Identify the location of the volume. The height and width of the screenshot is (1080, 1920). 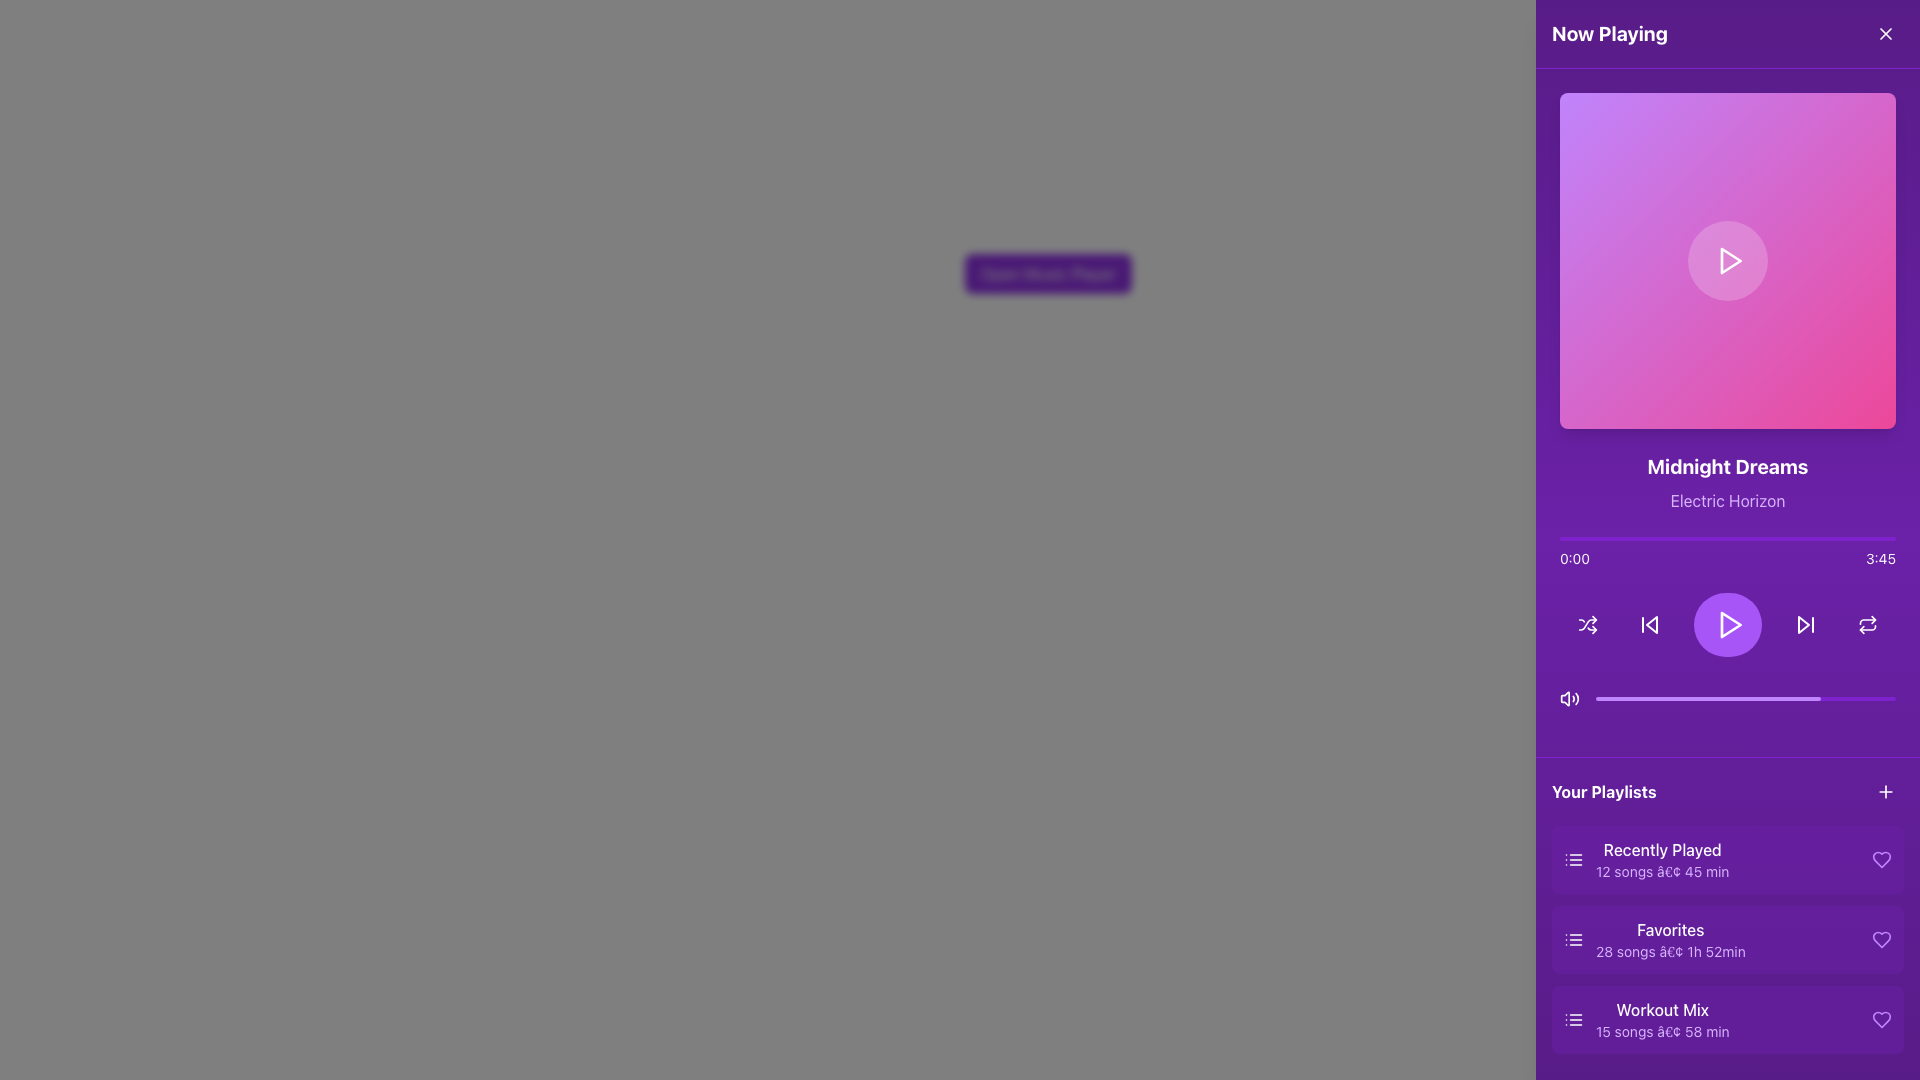
(1668, 697).